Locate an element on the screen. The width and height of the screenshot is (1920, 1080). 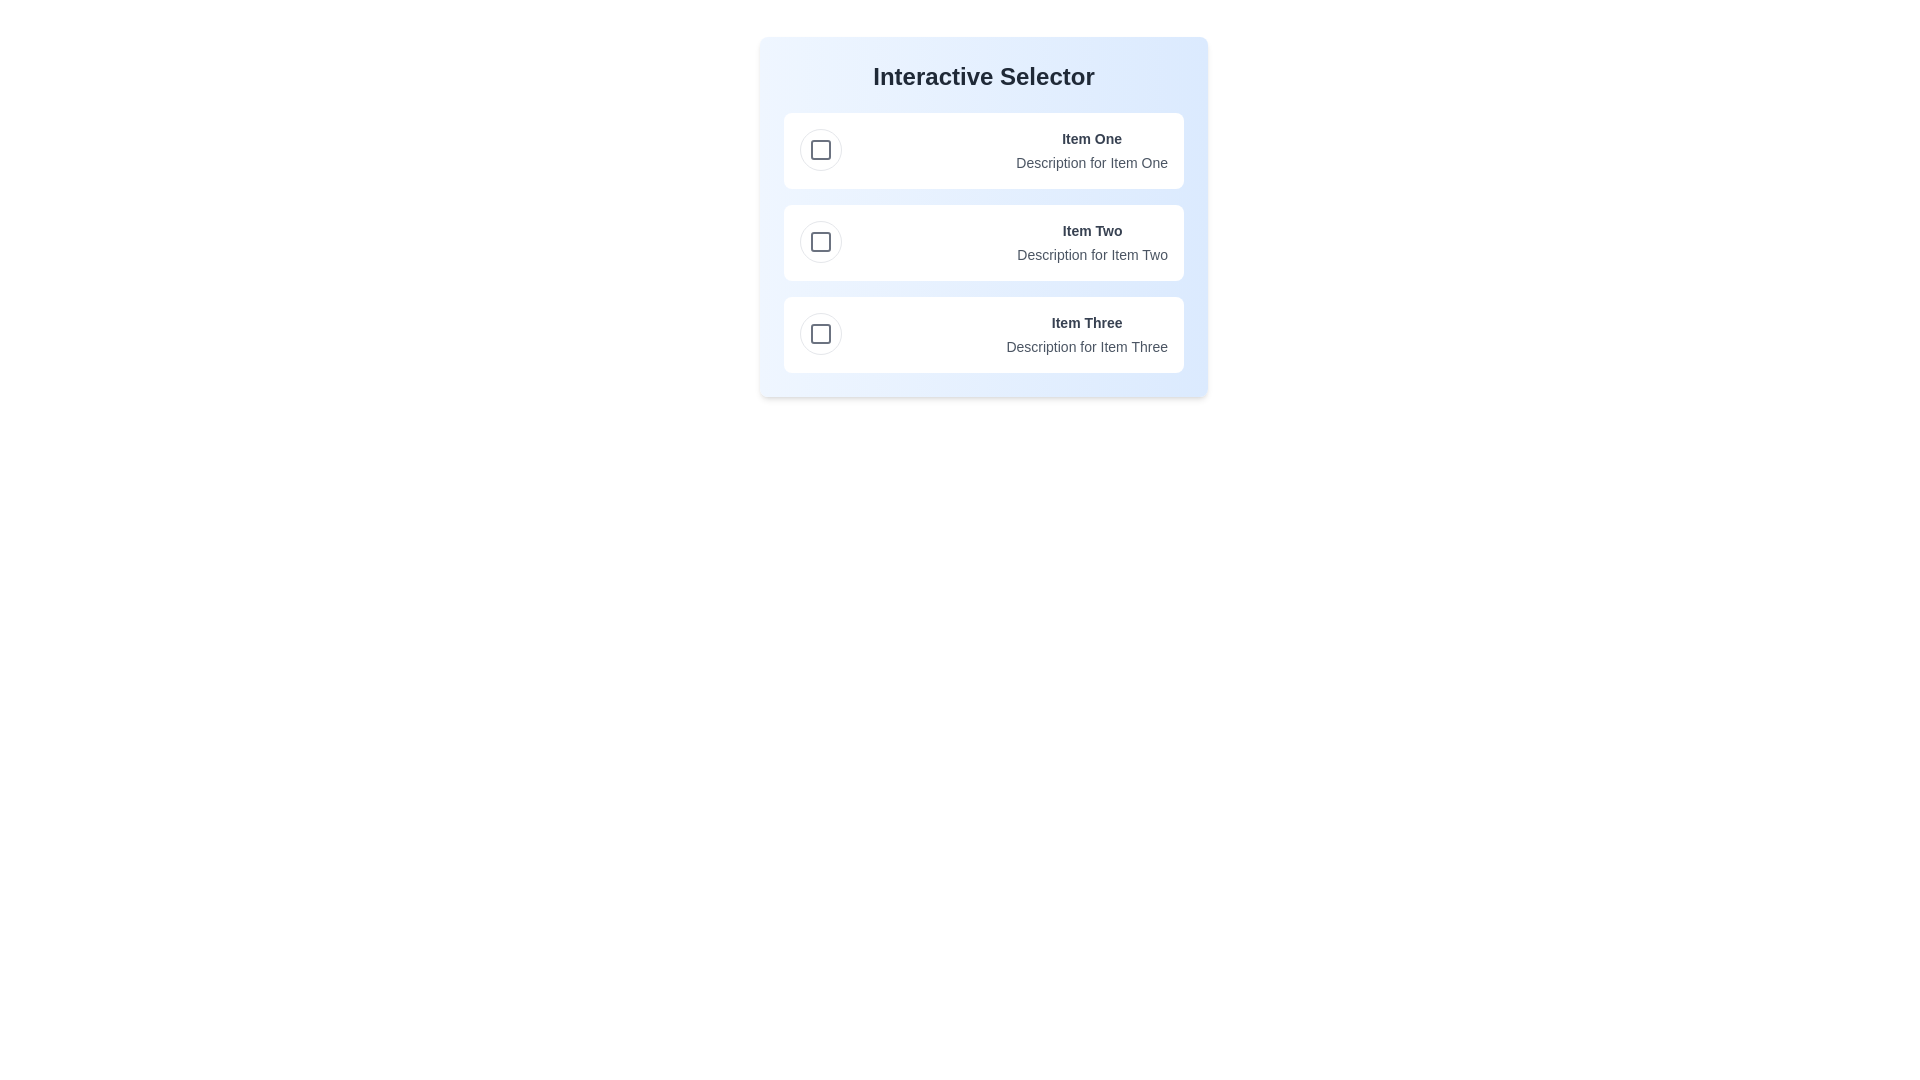
the button associated with the list item labeled 'Item Two', which is positioned on the left side of the descriptive text 'Description for Item Two' is located at coordinates (820, 241).